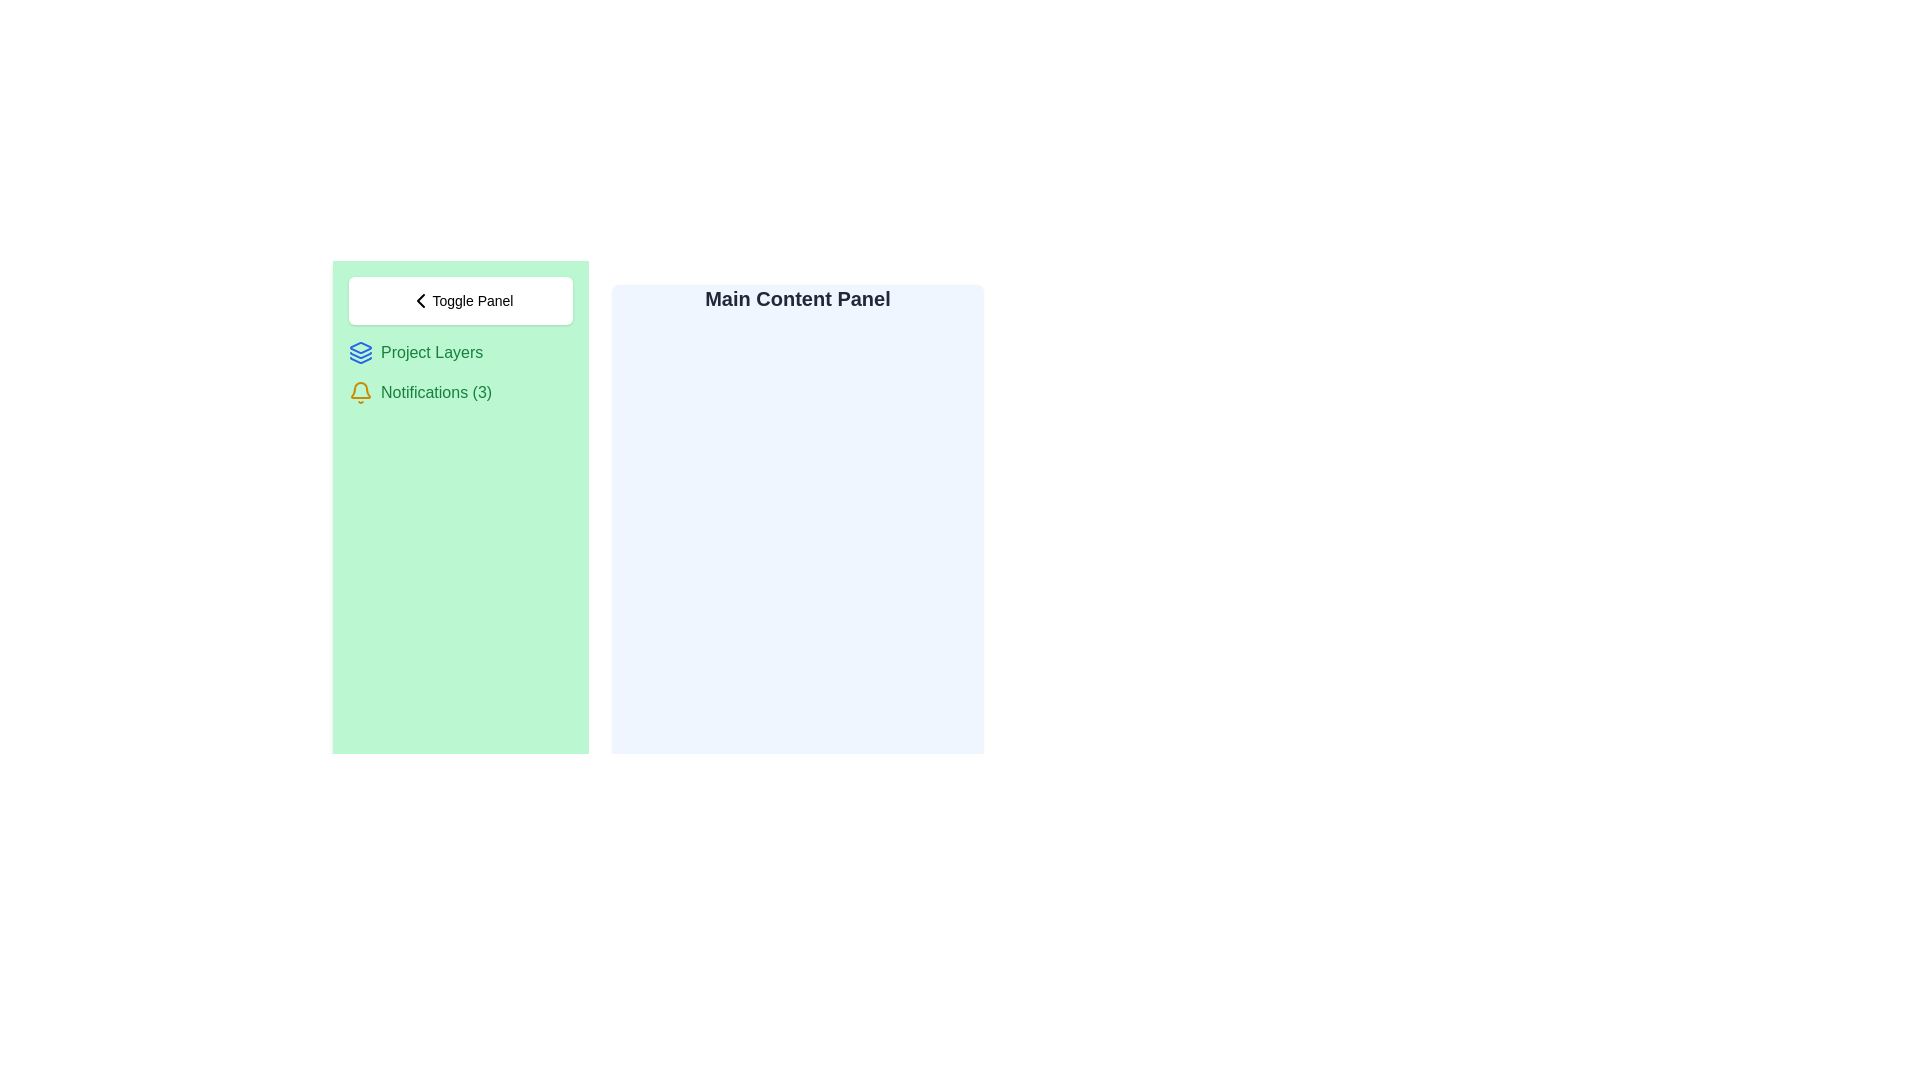 The image size is (1920, 1080). What do you see at coordinates (459, 352) in the screenshot?
I see `the first menu item labeled 'Project Layers' that has a blue stacked layers icon and green text` at bounding box center [459, 352].